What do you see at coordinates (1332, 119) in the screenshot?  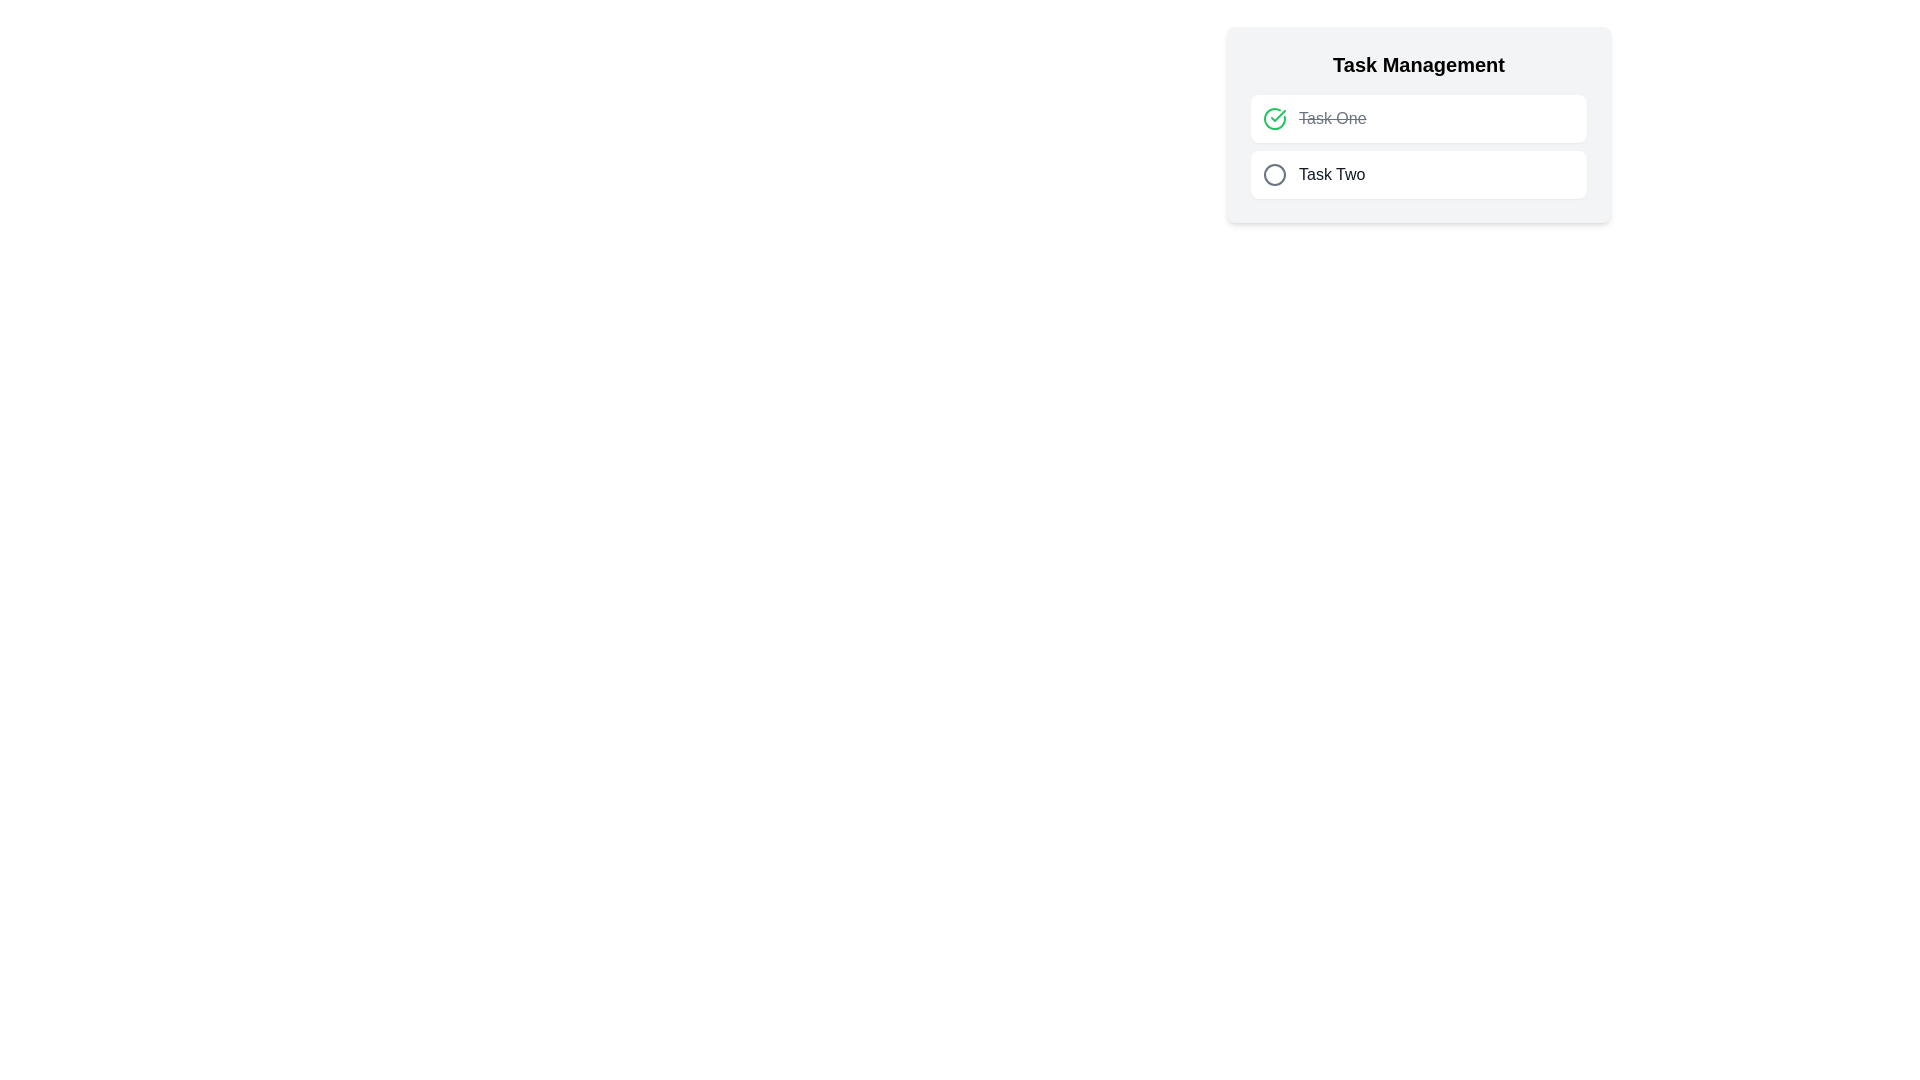 I see `the completed task label indicating the first task in the list to potentially reveal additional options` at bounding box center [1332, 119].